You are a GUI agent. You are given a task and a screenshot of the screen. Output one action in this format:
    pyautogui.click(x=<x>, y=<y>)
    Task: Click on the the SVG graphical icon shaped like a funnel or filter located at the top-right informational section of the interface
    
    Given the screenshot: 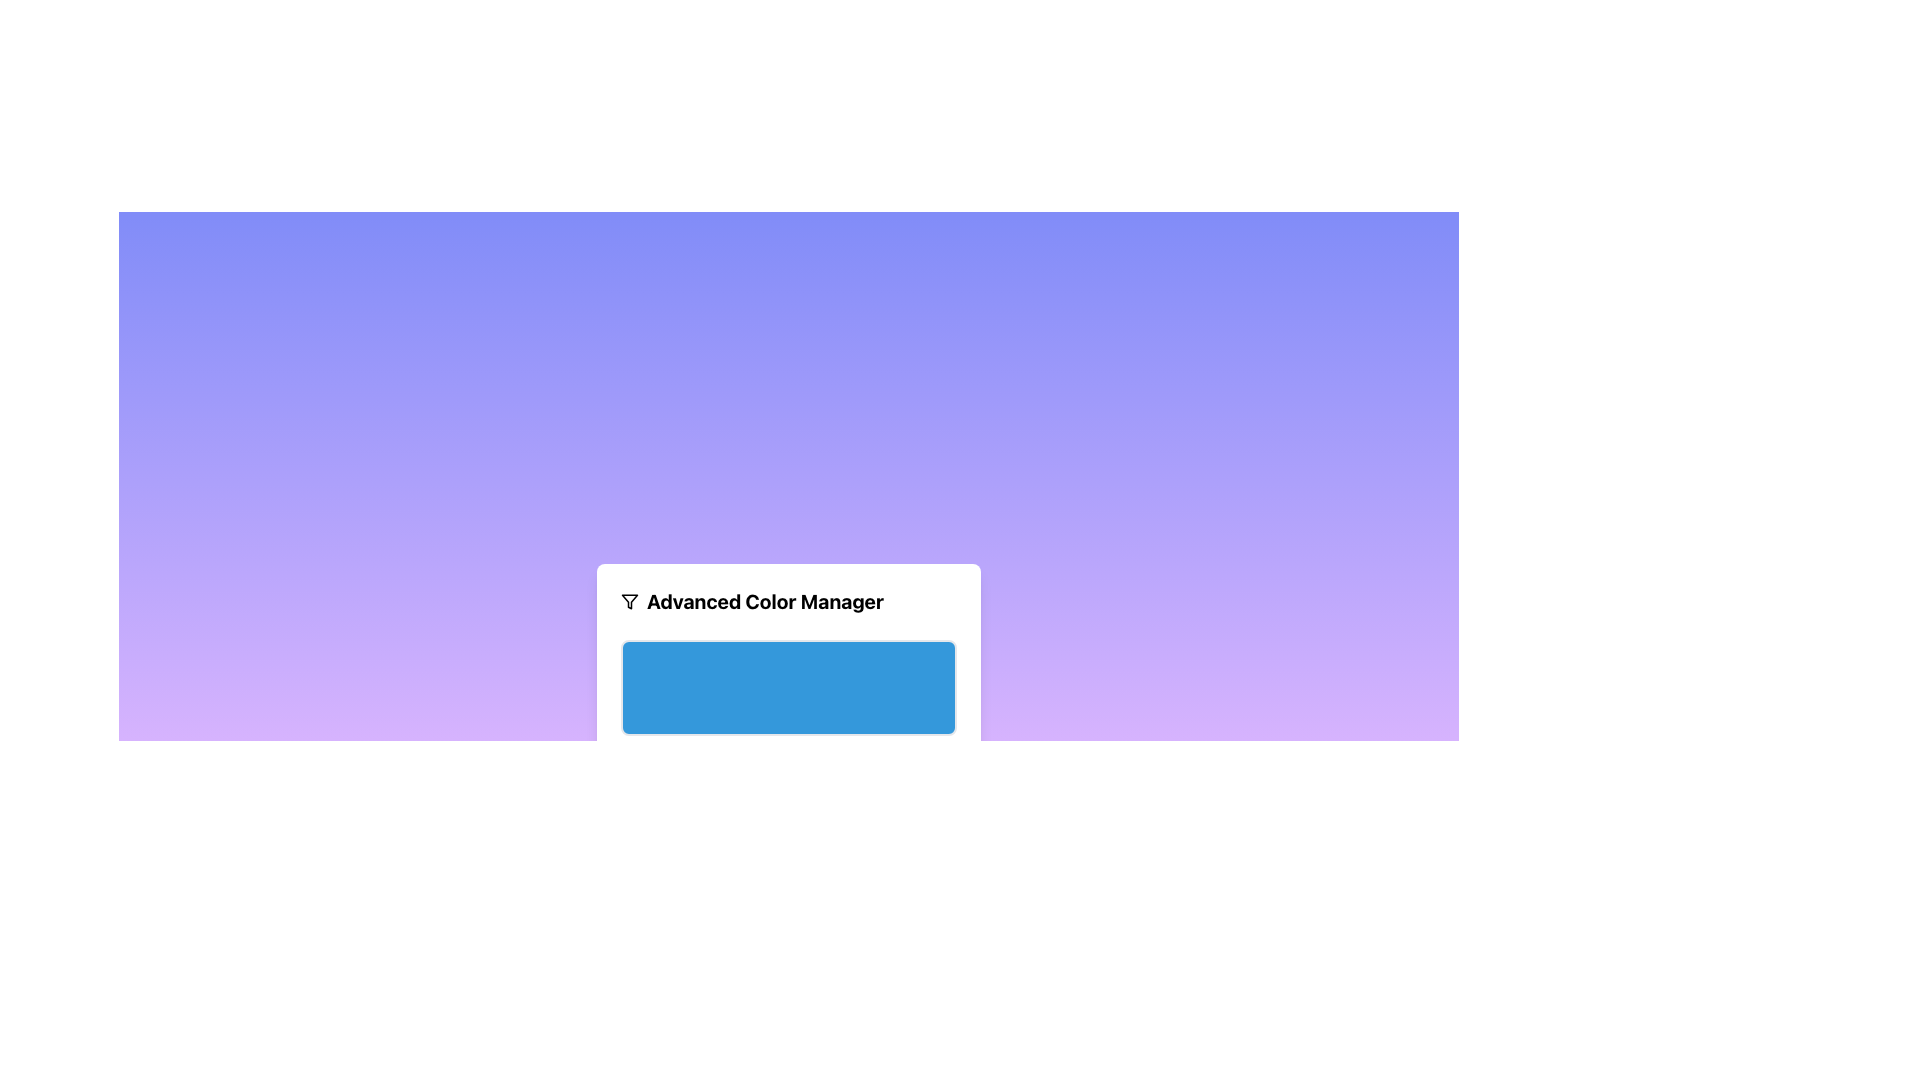 What is the action you would take?
    pyautogui.click(x=628, y=600)
    